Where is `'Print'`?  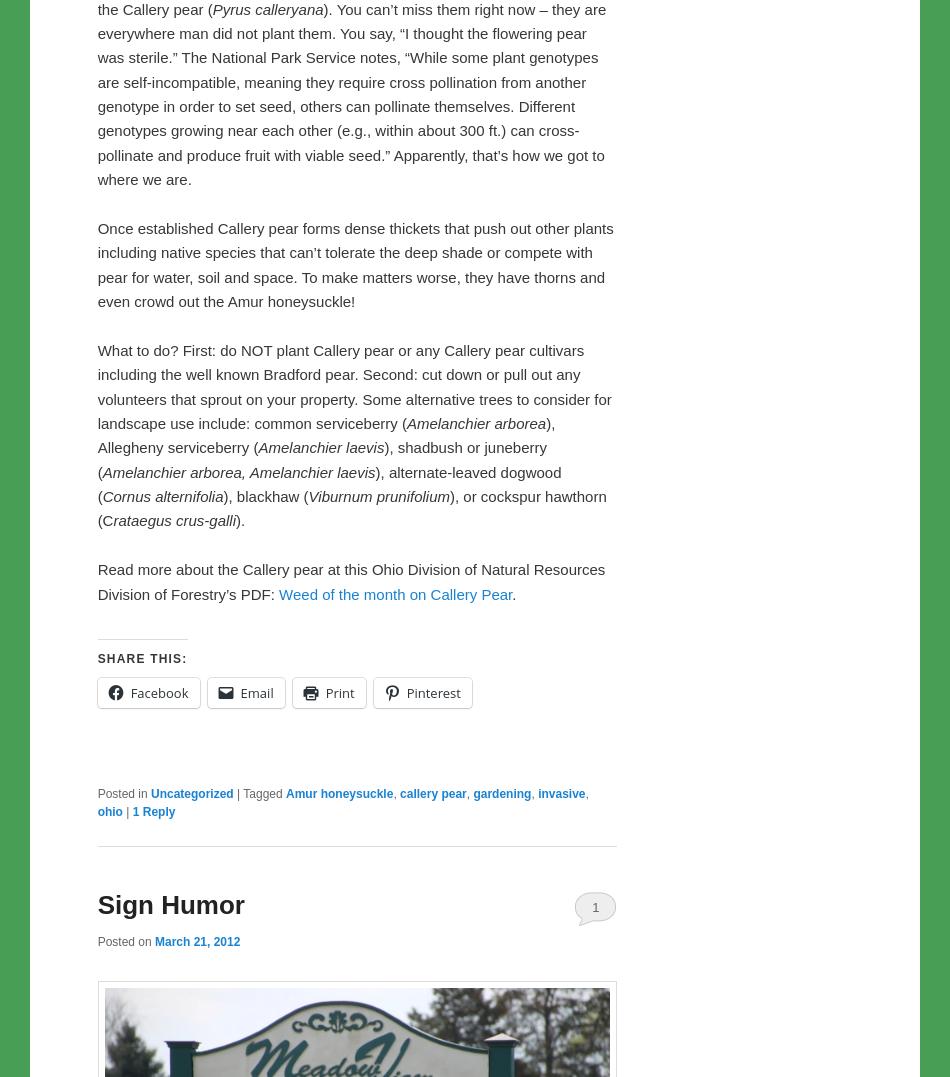
'Print' is located at coordinates (338, 692).